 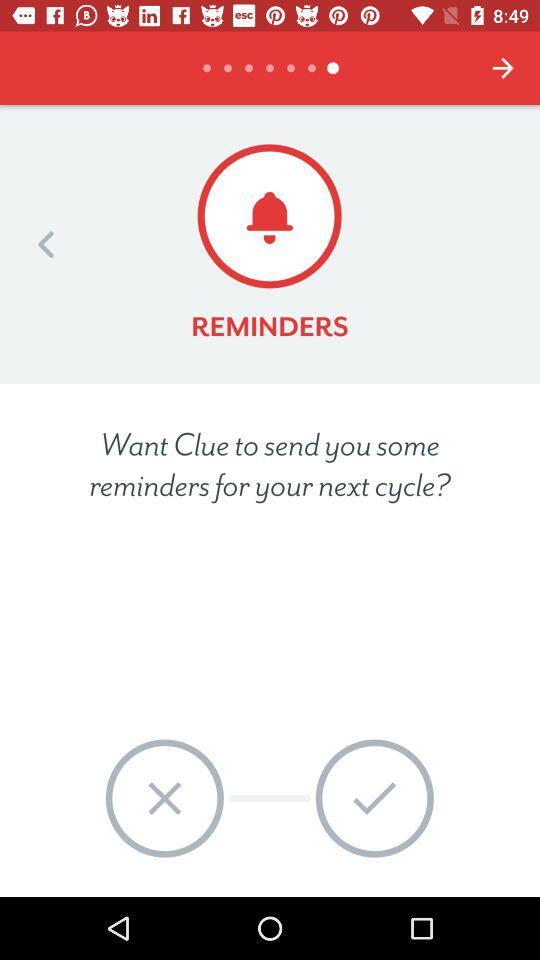 I want to click on item below the want clue to, so click(x=374, y=798).